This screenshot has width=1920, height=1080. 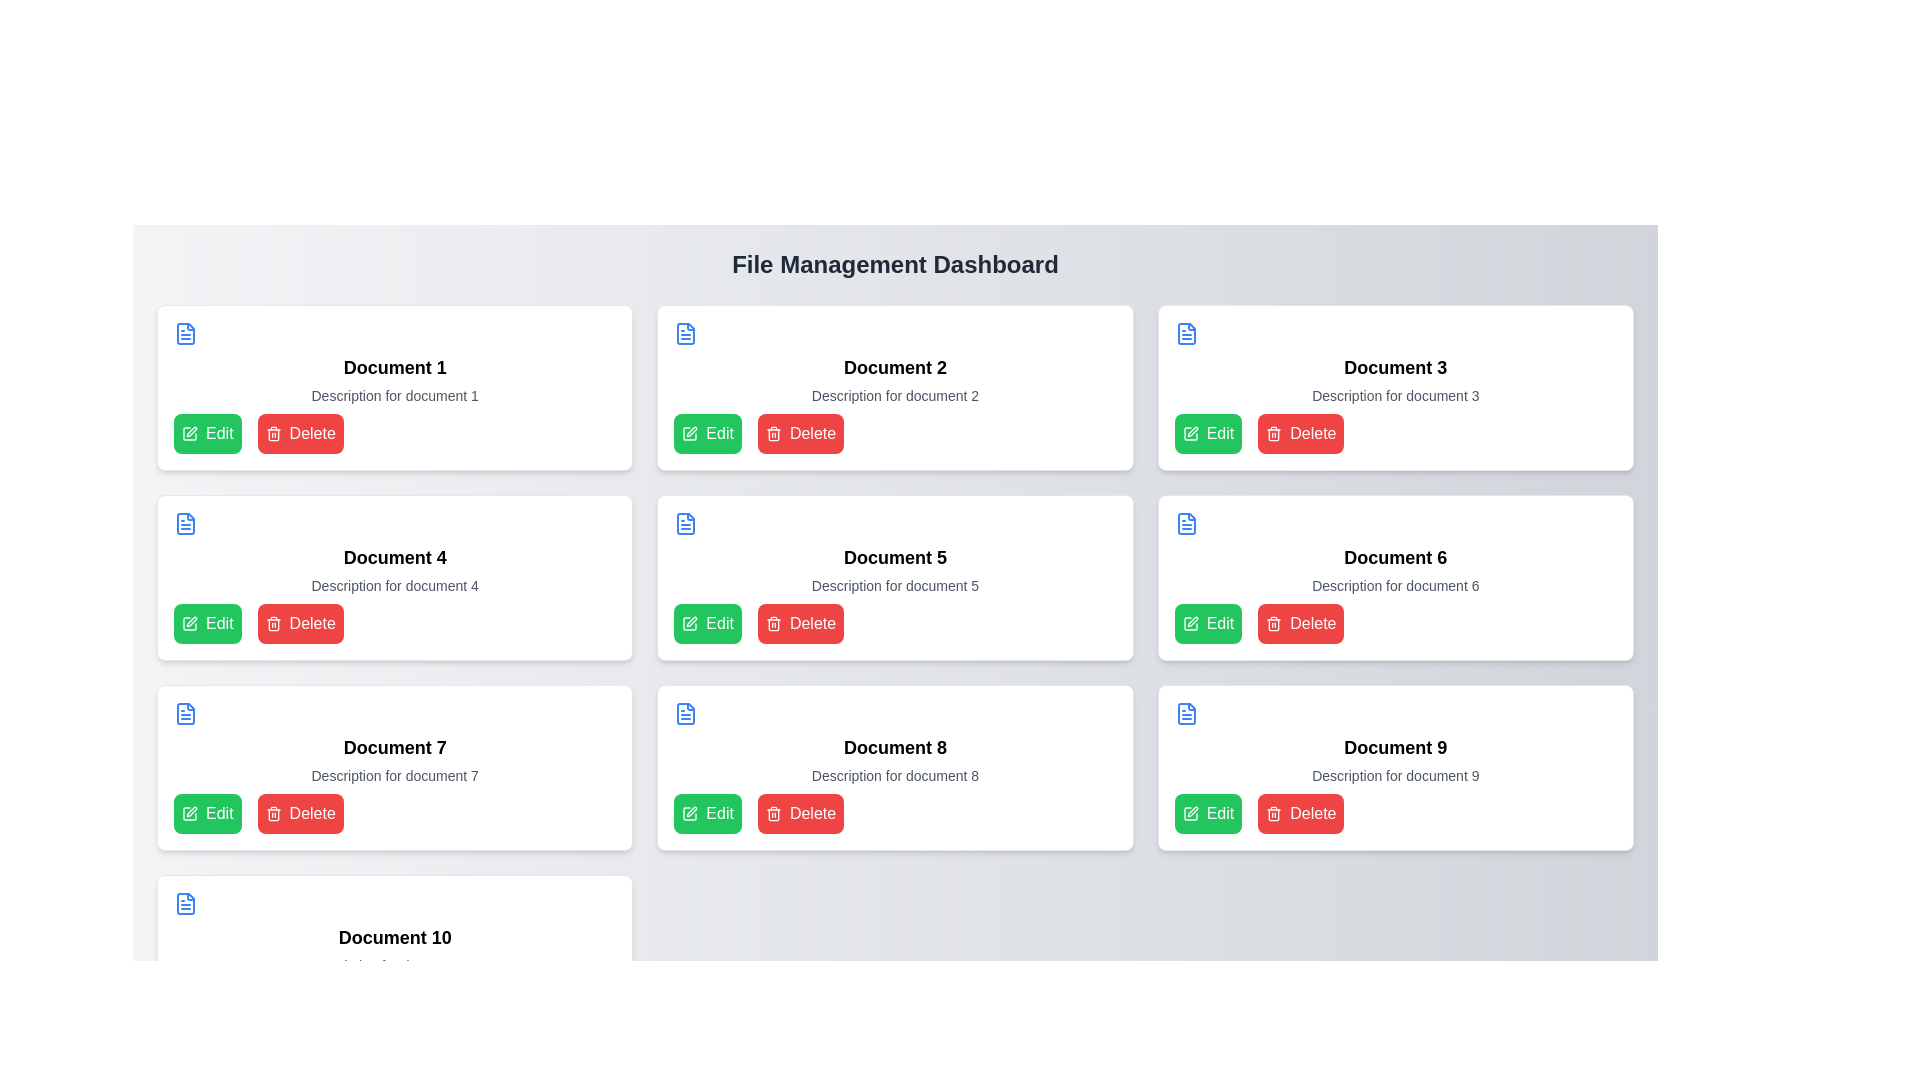 I want to click on the red 'Delete' button with rounded corners containing white text and a trash bin icon to bring up the context menu, so click(x=801, y=813).